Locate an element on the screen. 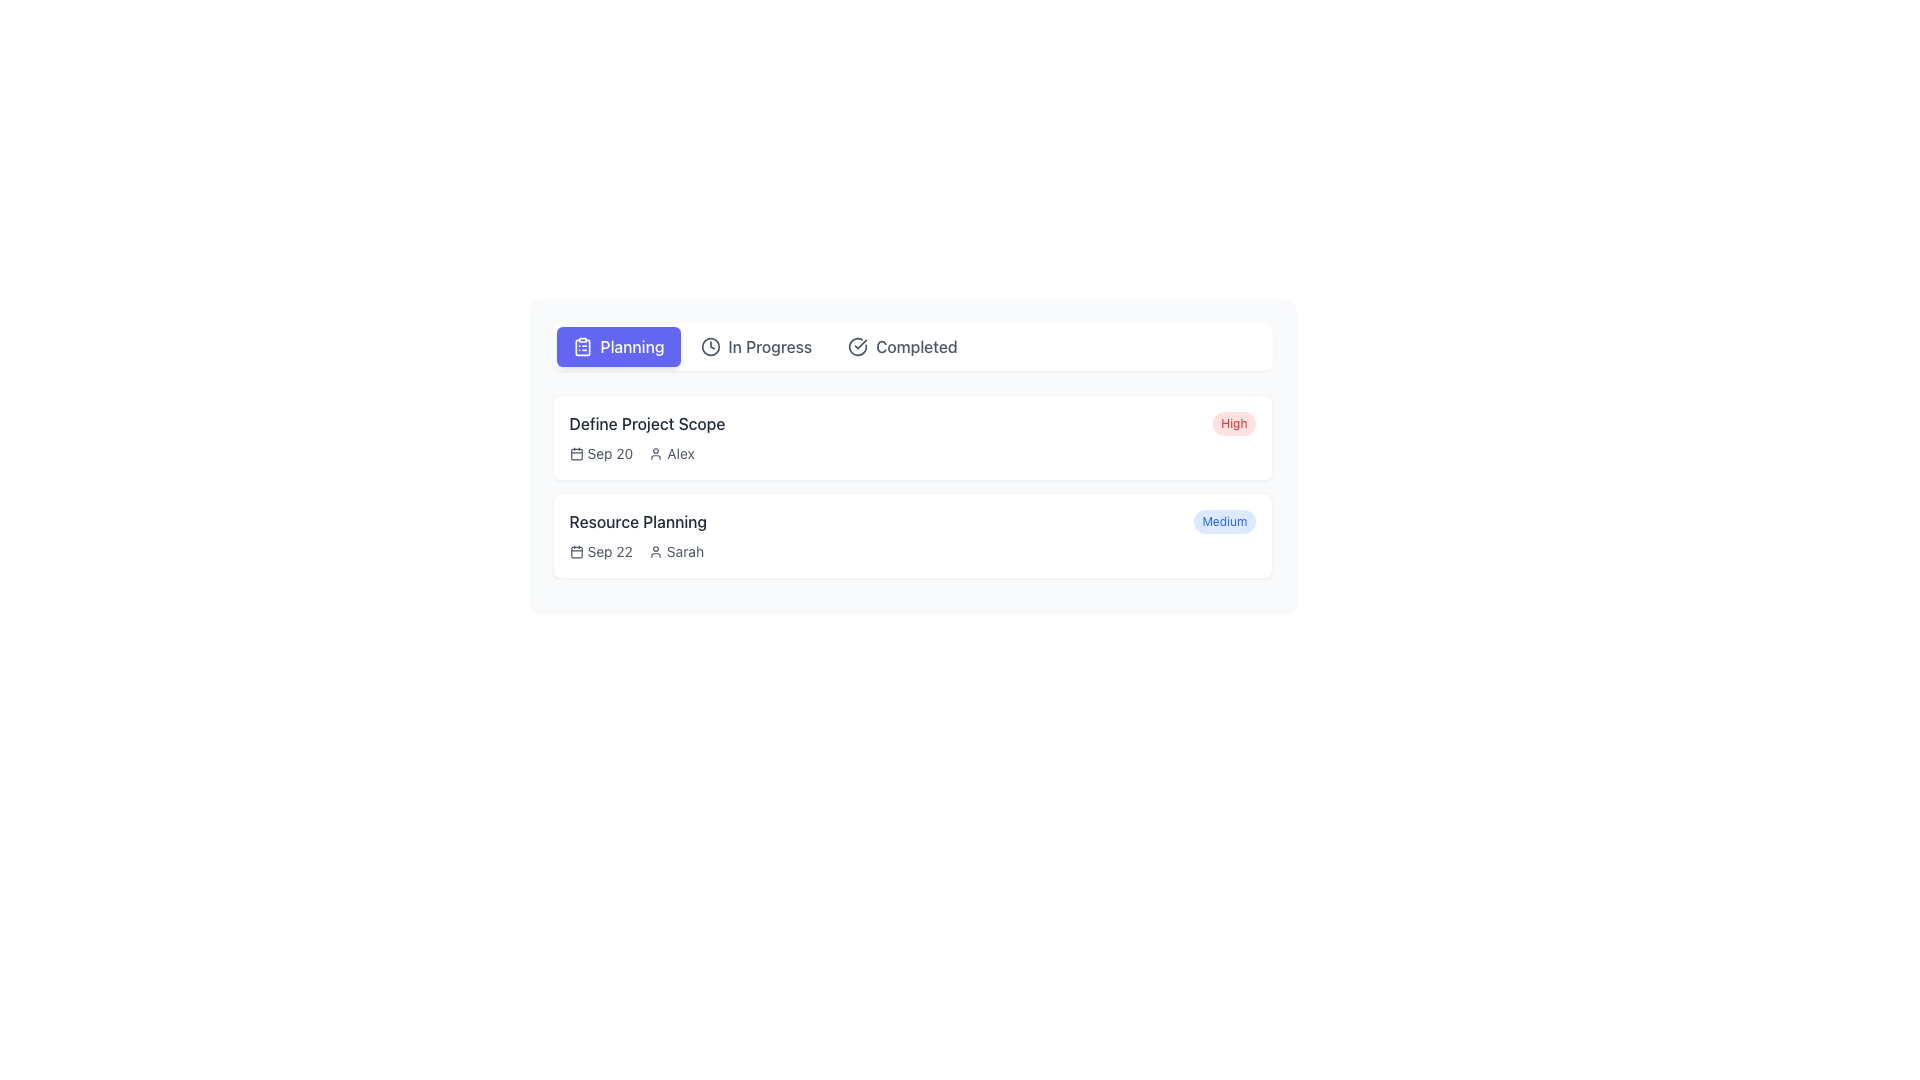 The image size is (1920, 1080). the rectangular button with a violet background and white text that displays 'Planning', which features a clipboard icon to the left of the text is located at coordinates (617, 346).